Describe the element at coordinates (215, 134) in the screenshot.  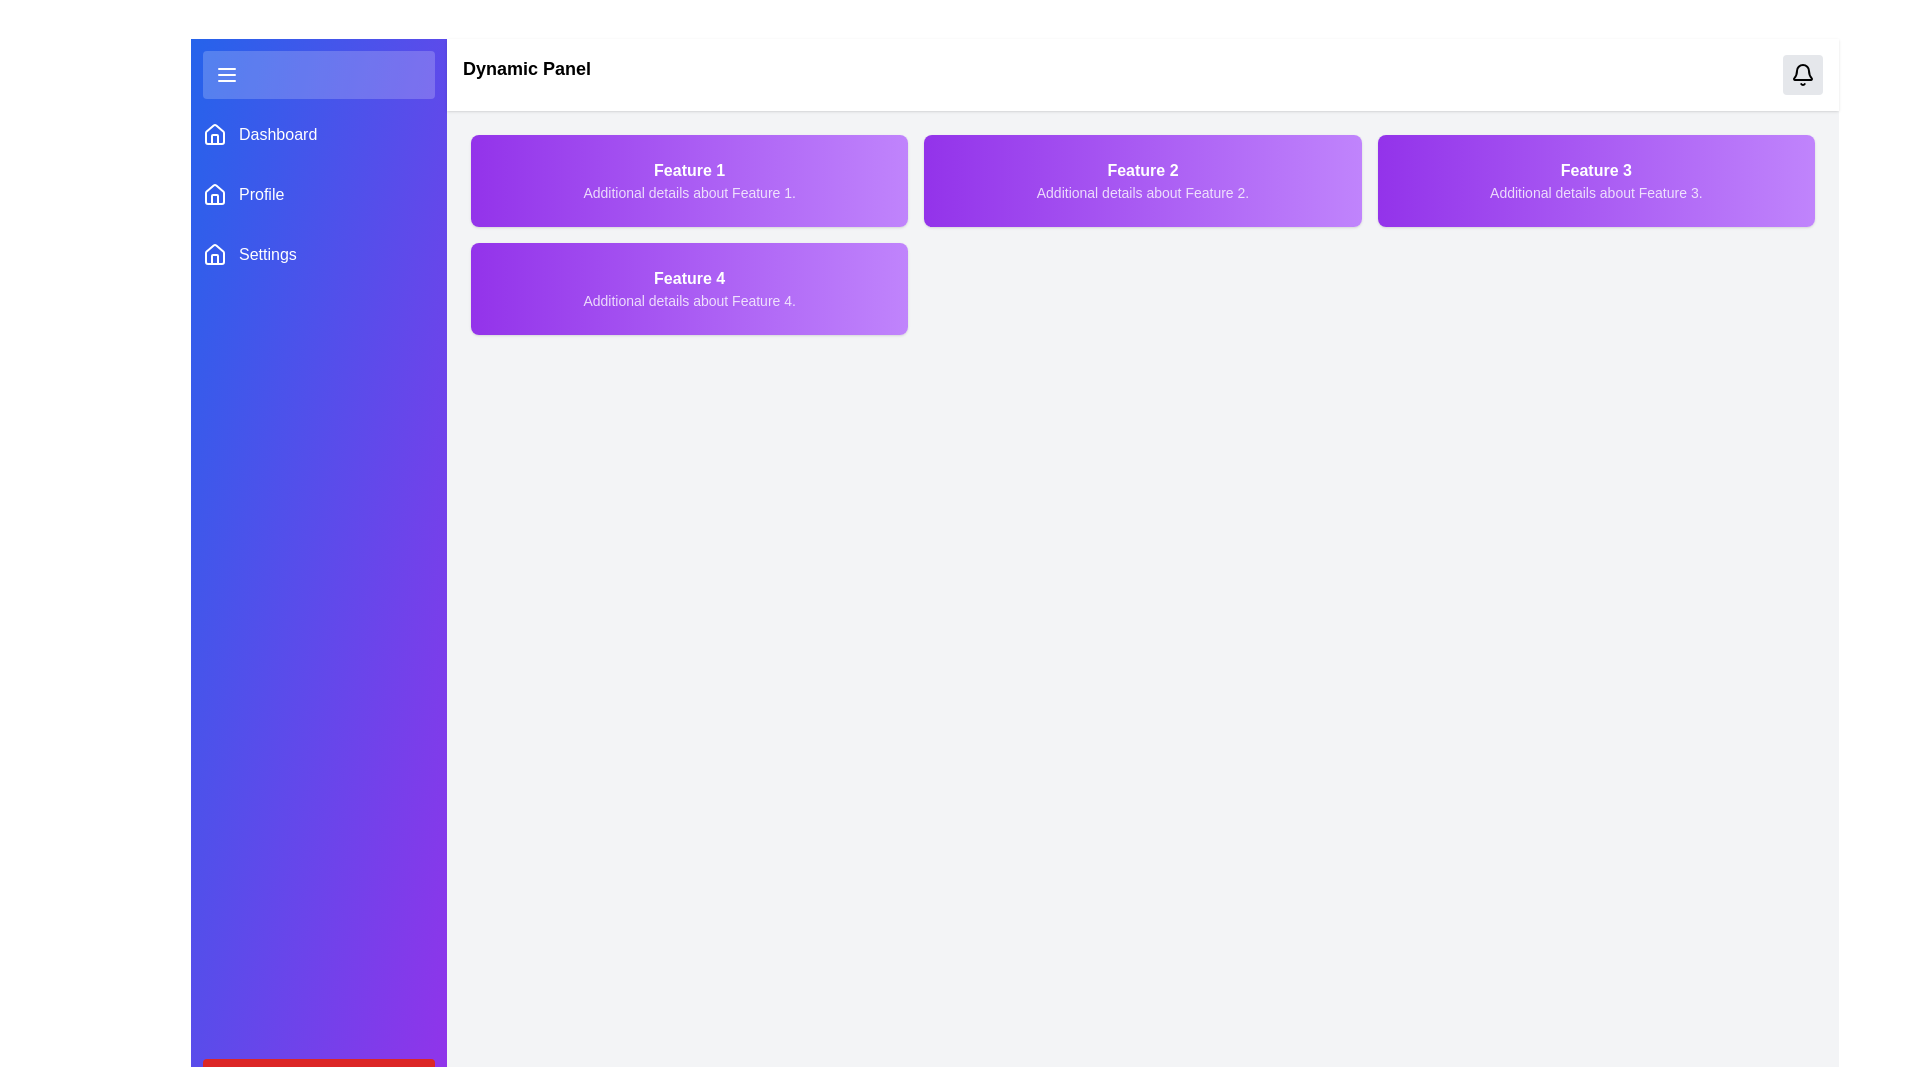
I see `the home icon located in the navigation bar on the left-hand side, positioned at the top of the three vertical options` at that location.